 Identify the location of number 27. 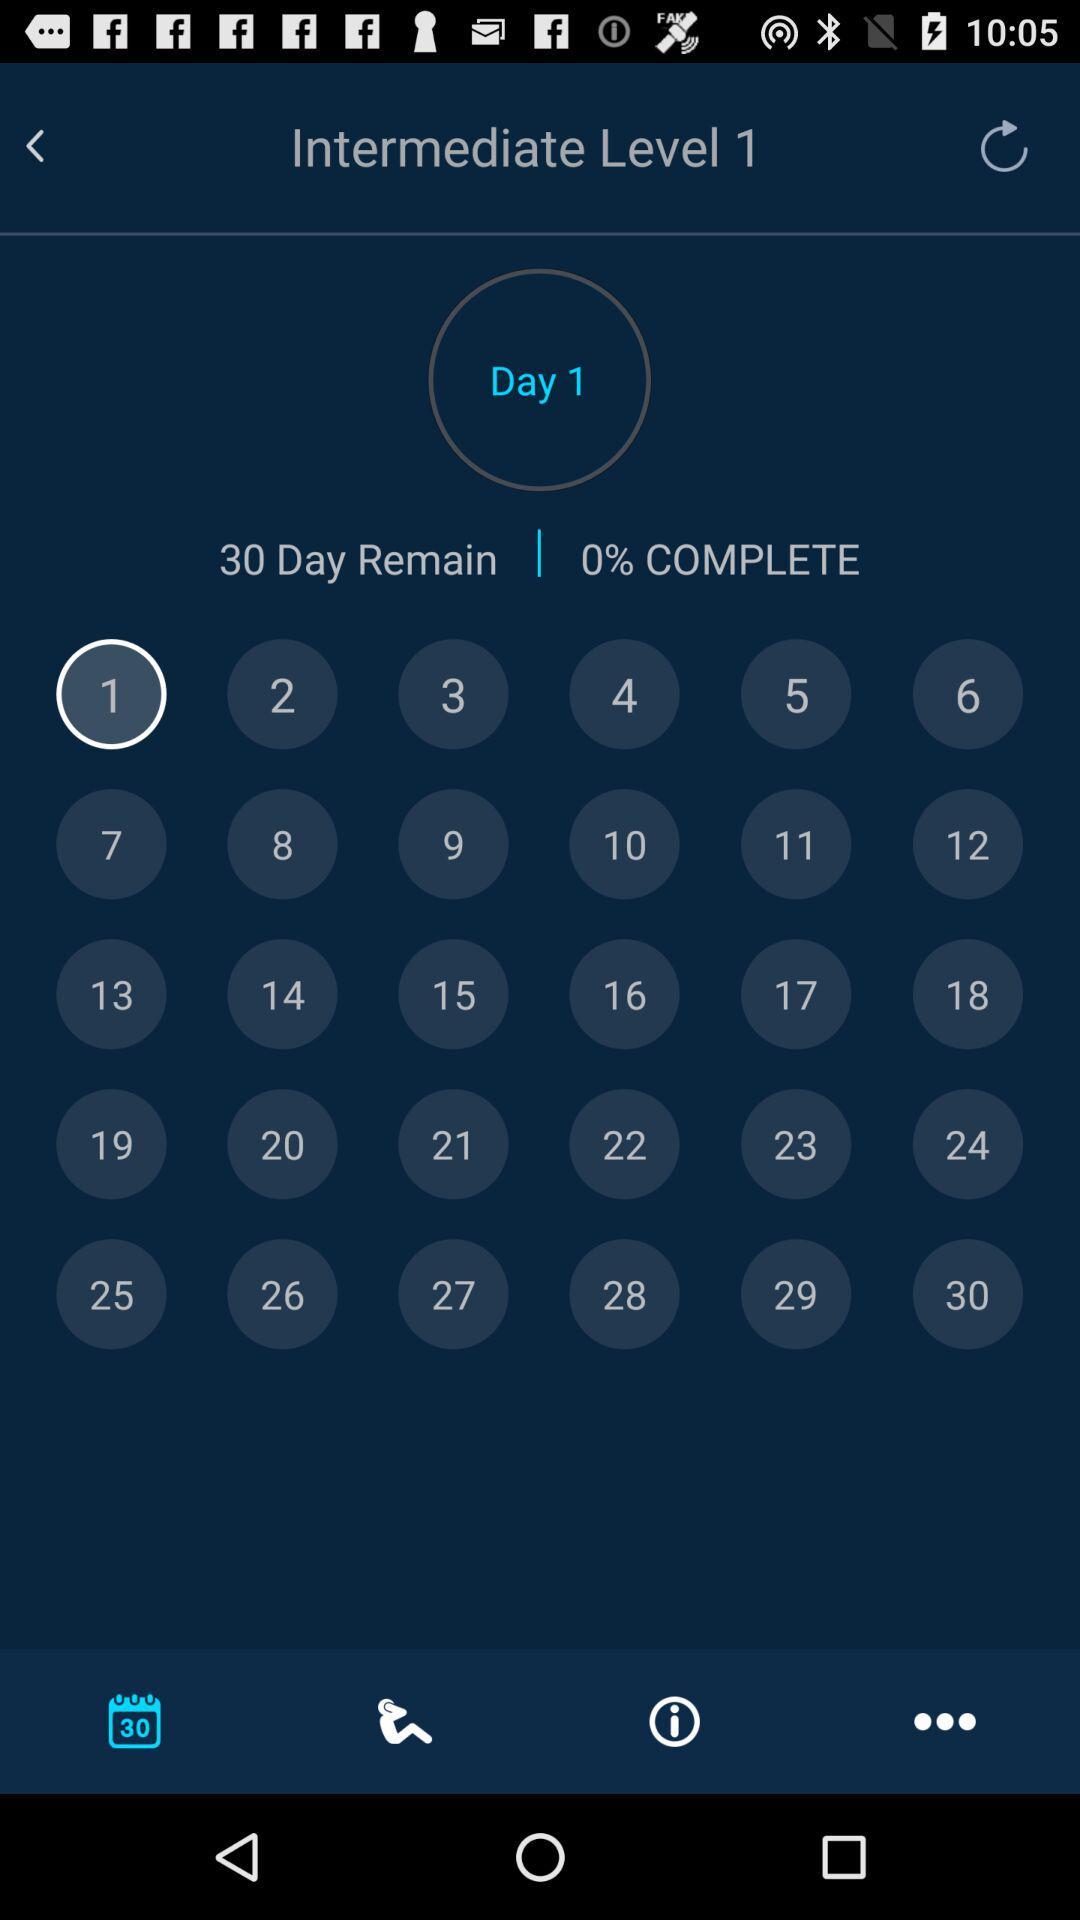
(453, 1294).